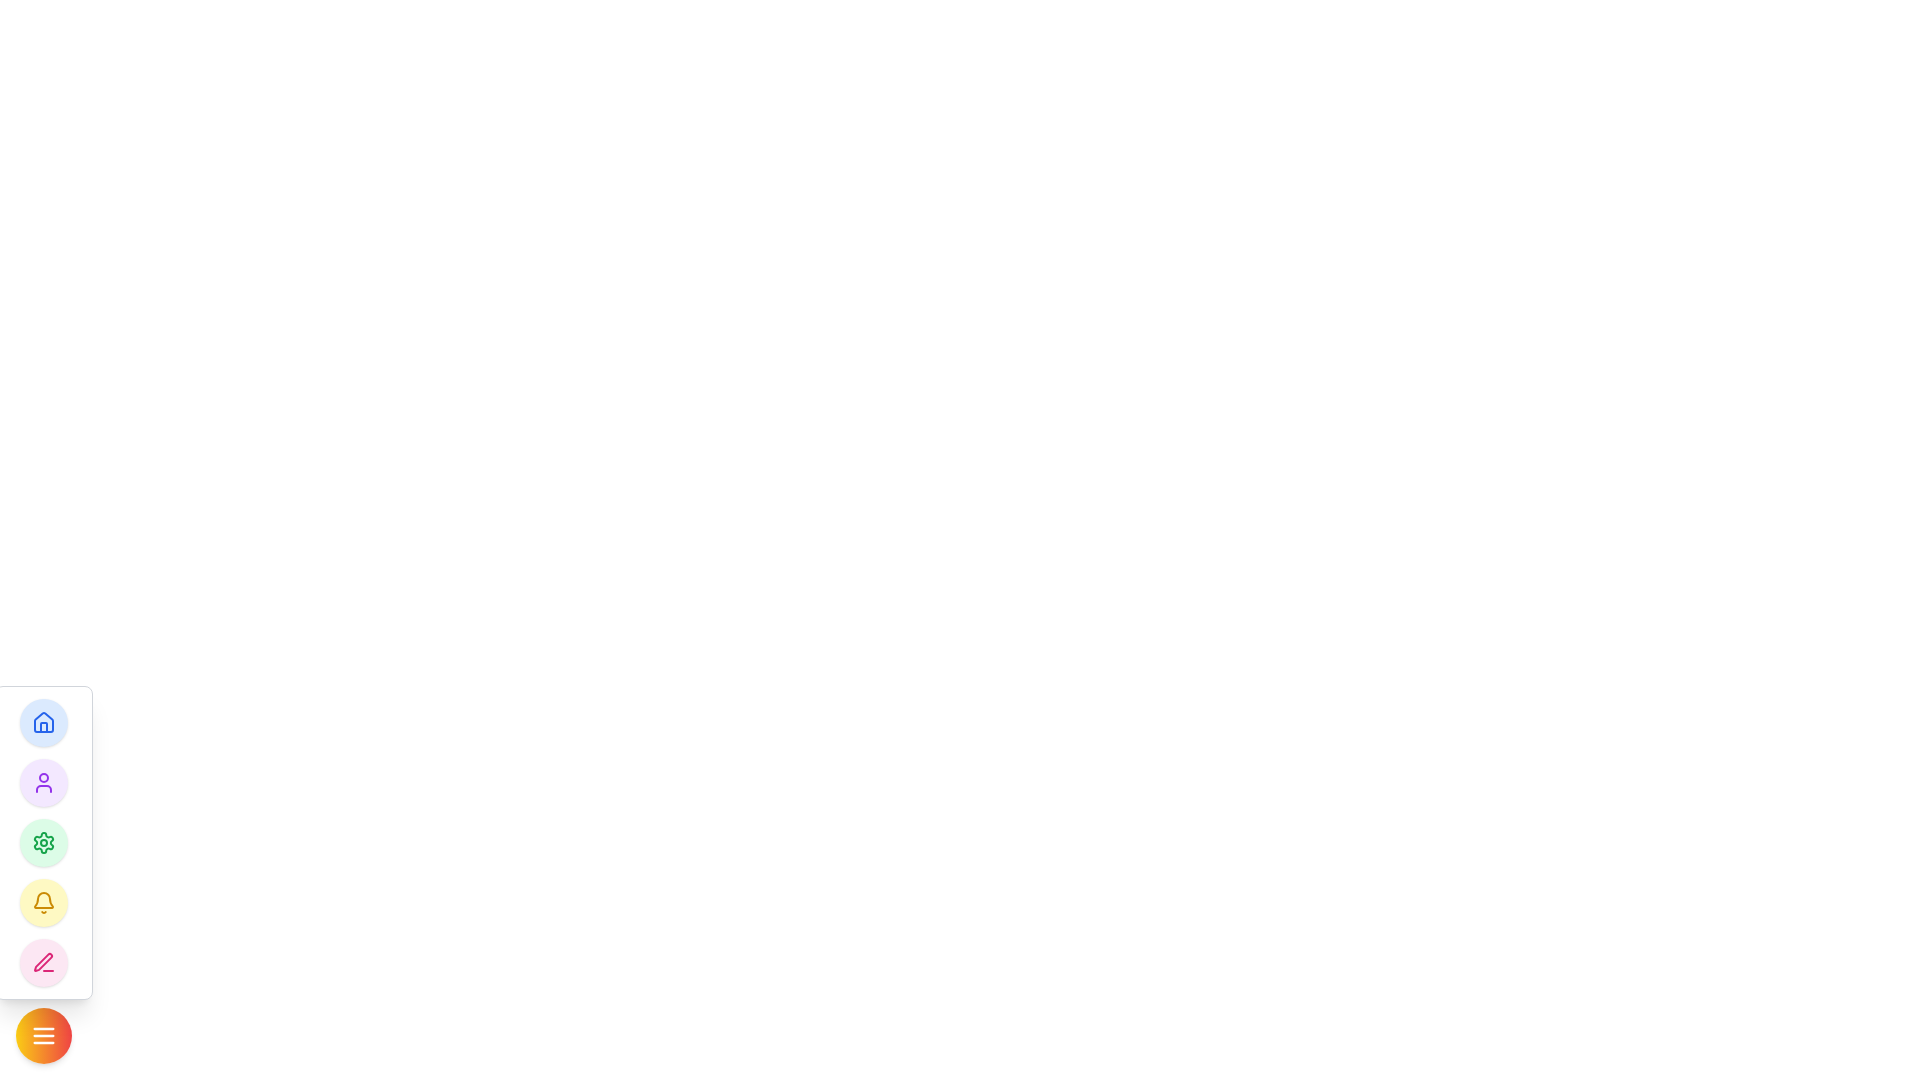  What do you see at coordinates (43, 843) in the screenshot?
I see `the gear-shaped settings icon` at bounding box center [43, 843].